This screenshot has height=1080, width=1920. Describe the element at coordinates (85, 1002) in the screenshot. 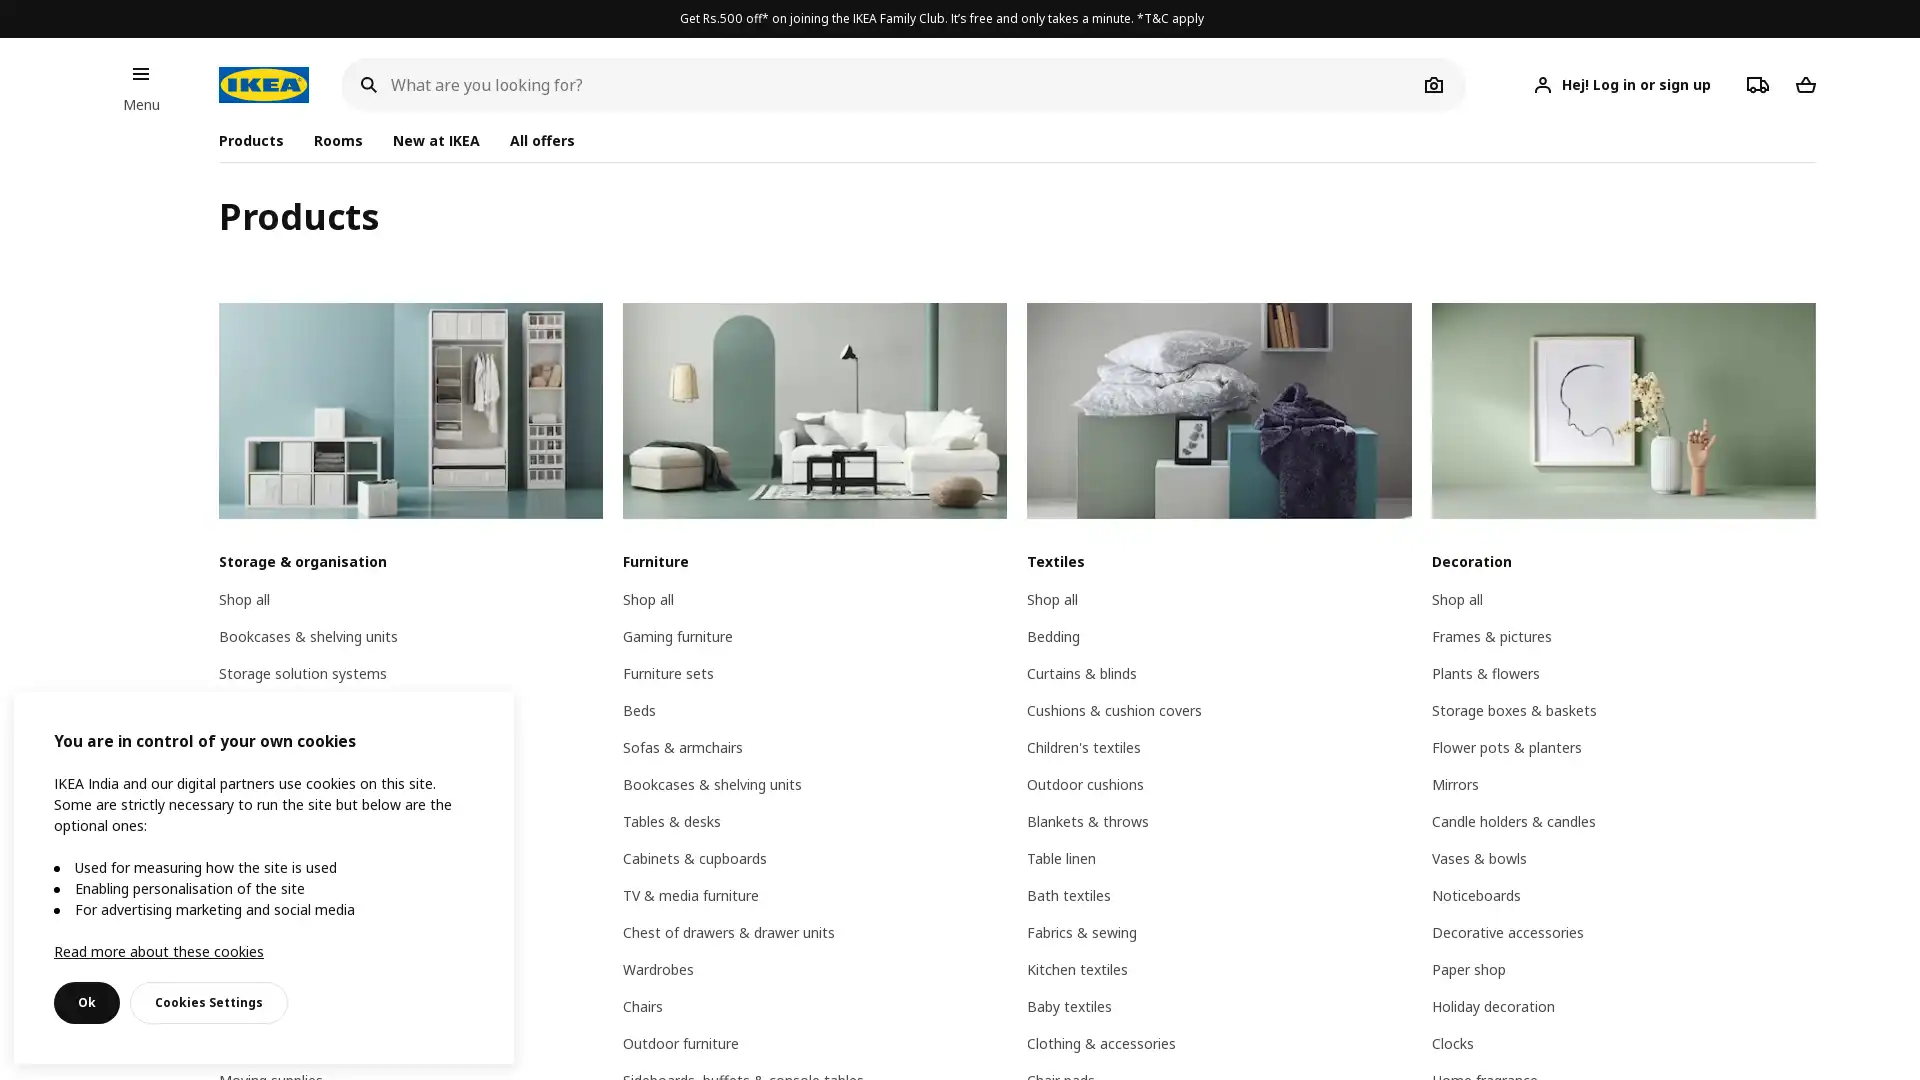

I see `Ok` at that location.